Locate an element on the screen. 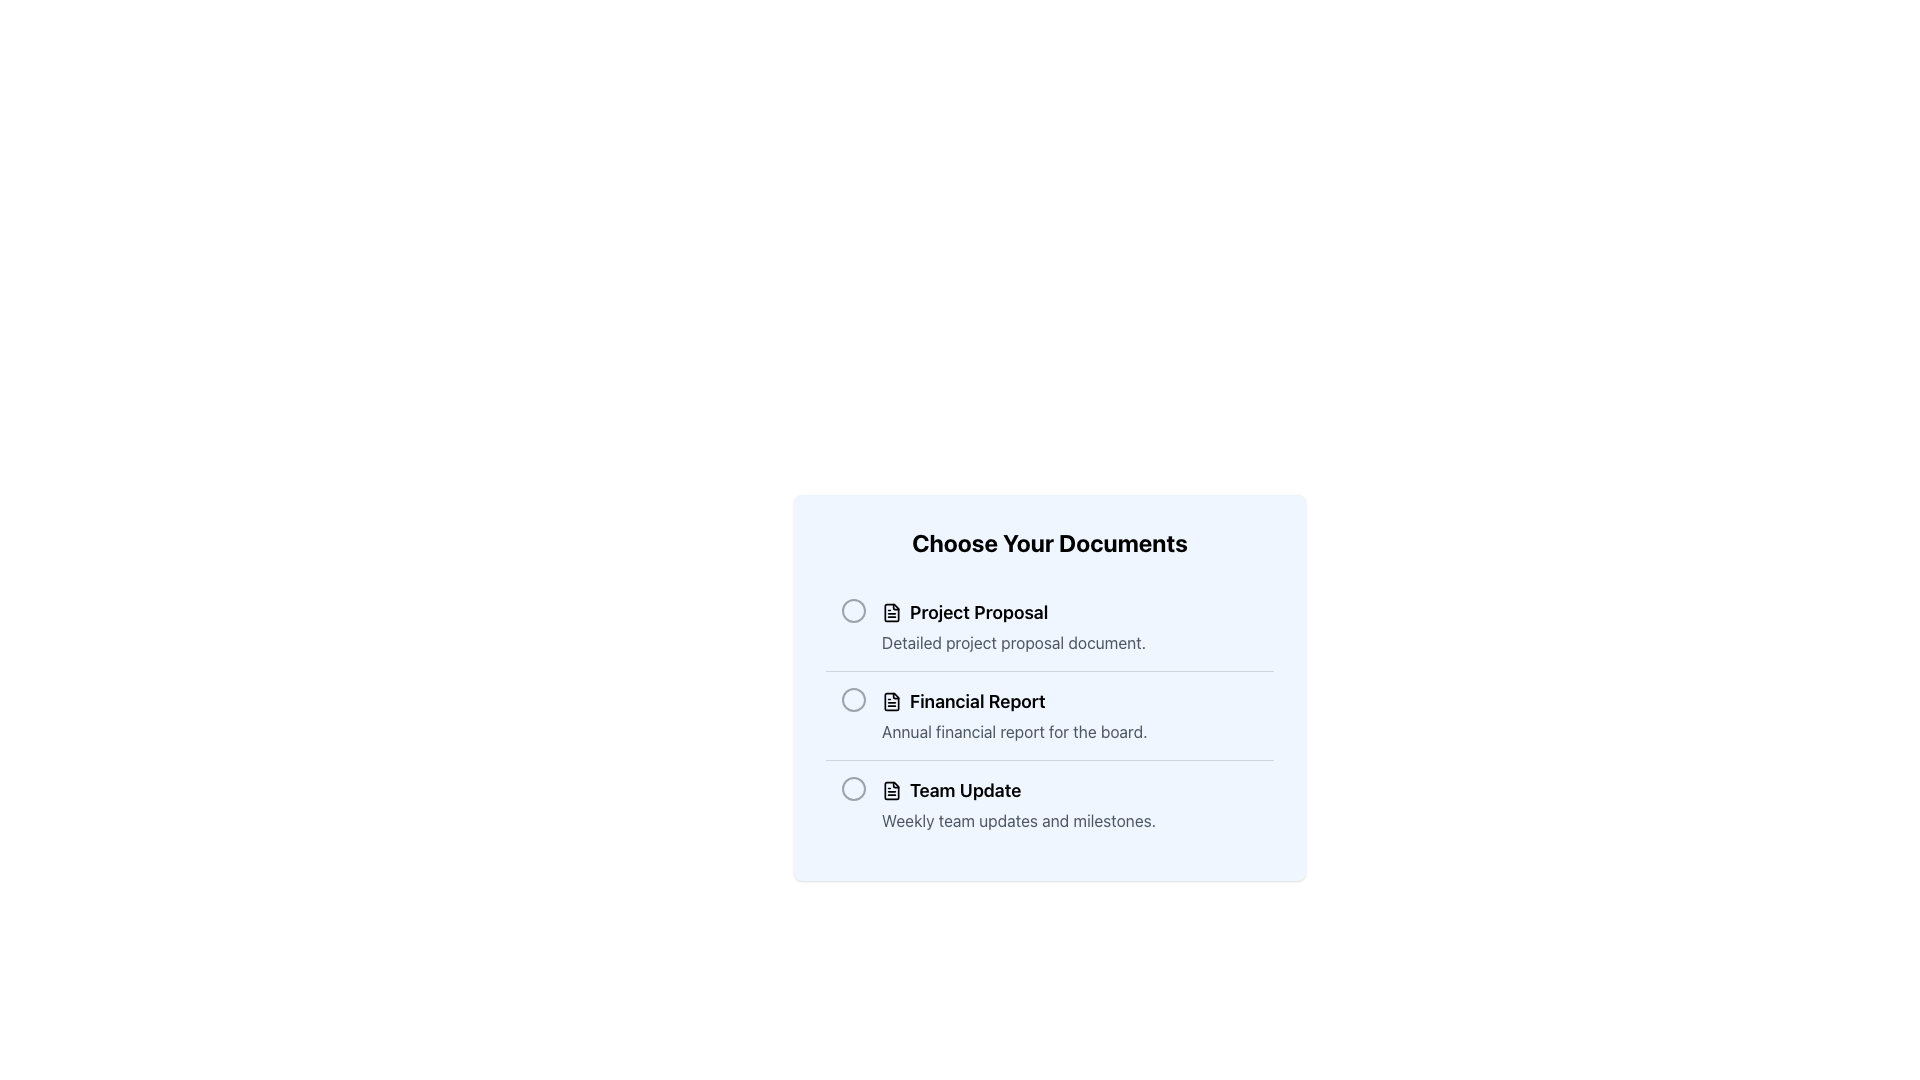 The image size is (1920, 1080). the document icon located to the left of the 'Financial Report' text in the second item of the 'Choose Your Documents' list is located at coordinates (891, 701).